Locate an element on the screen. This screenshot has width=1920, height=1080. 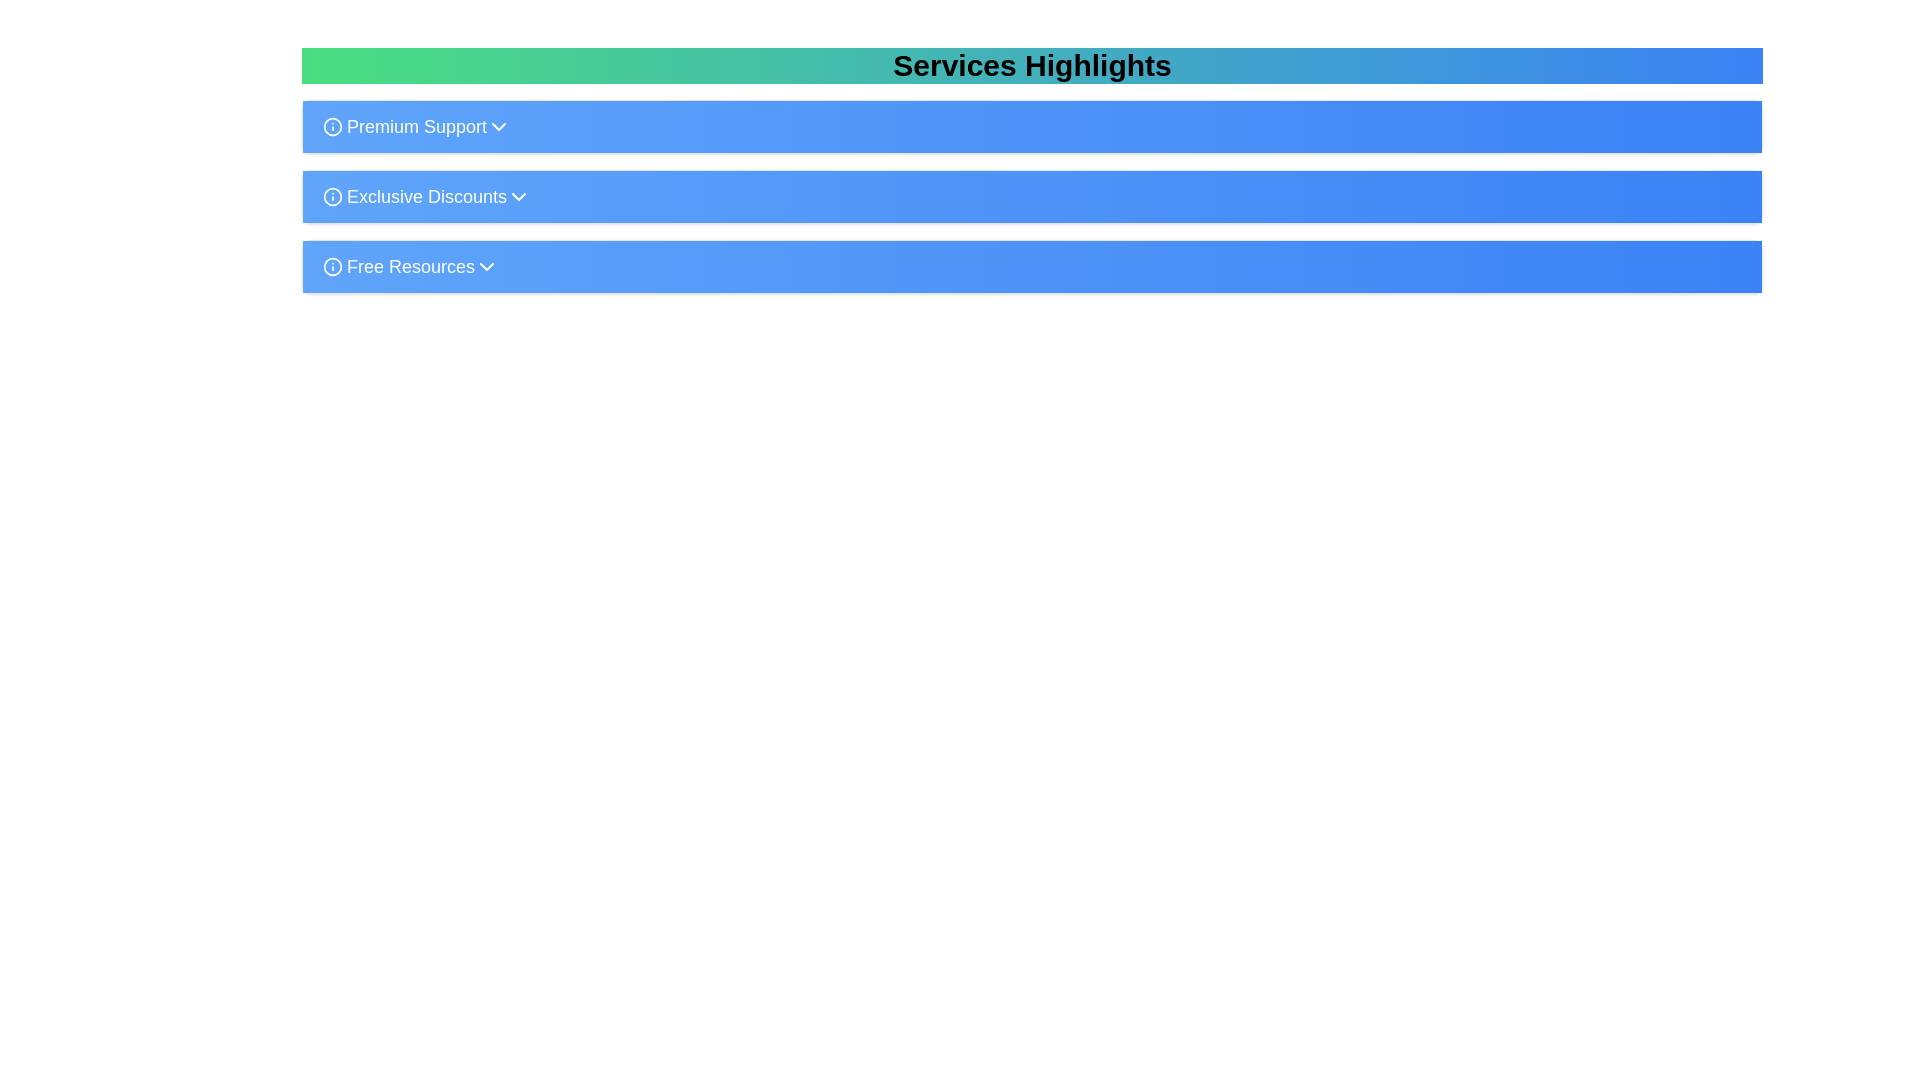
the downward chevron icon, which is outlined in black and positioned at the far right of the 'Premium Support' button is located at coordinates (499, 127).